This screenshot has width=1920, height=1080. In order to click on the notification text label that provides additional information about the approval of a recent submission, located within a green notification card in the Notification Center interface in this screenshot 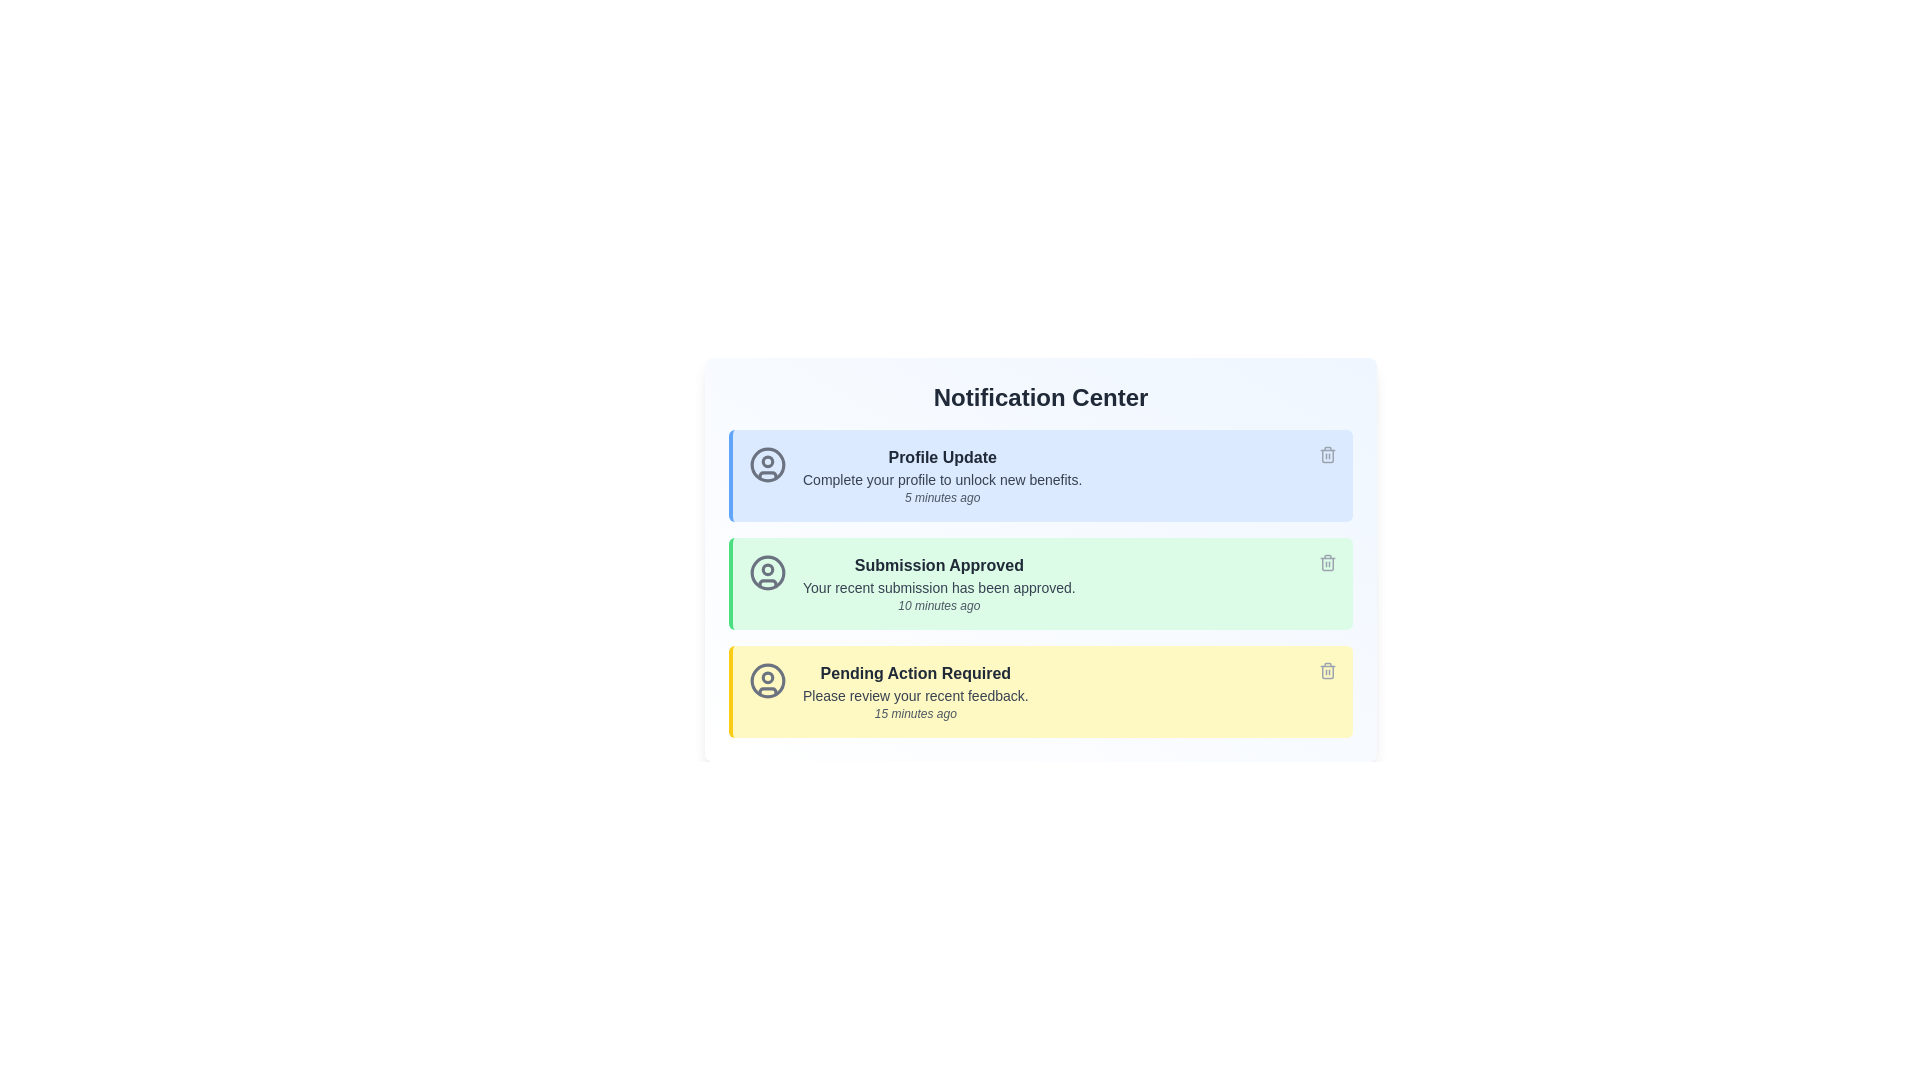, I will do `click(938, 586)`.